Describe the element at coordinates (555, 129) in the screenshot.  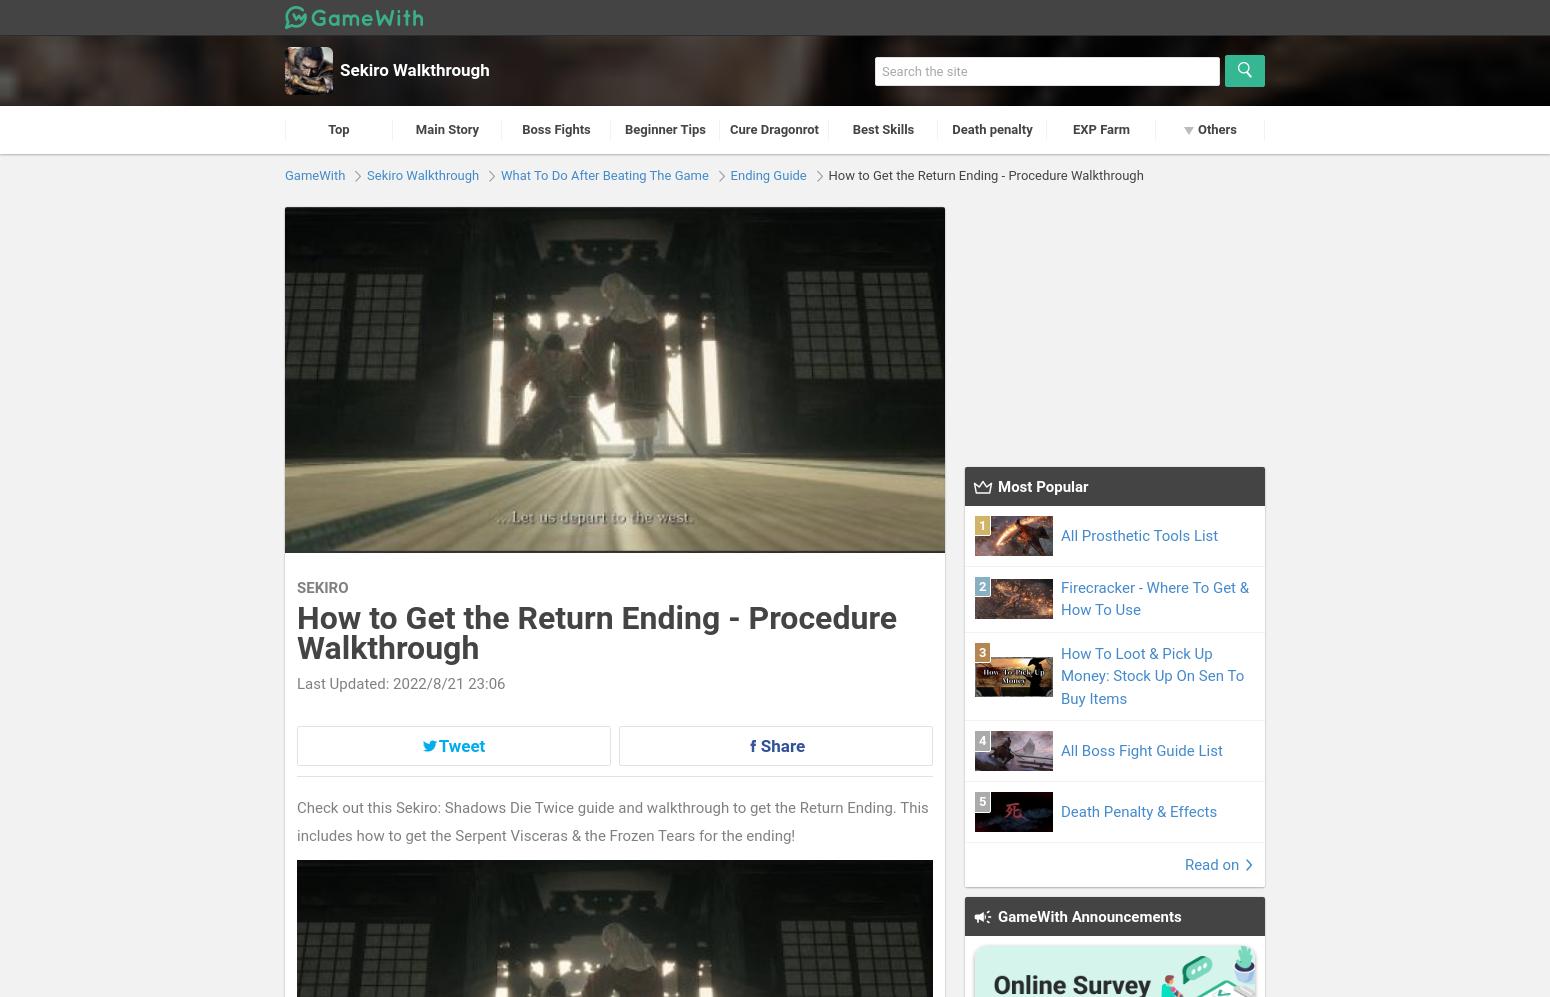
I see `'Boss Fights'` at that location.